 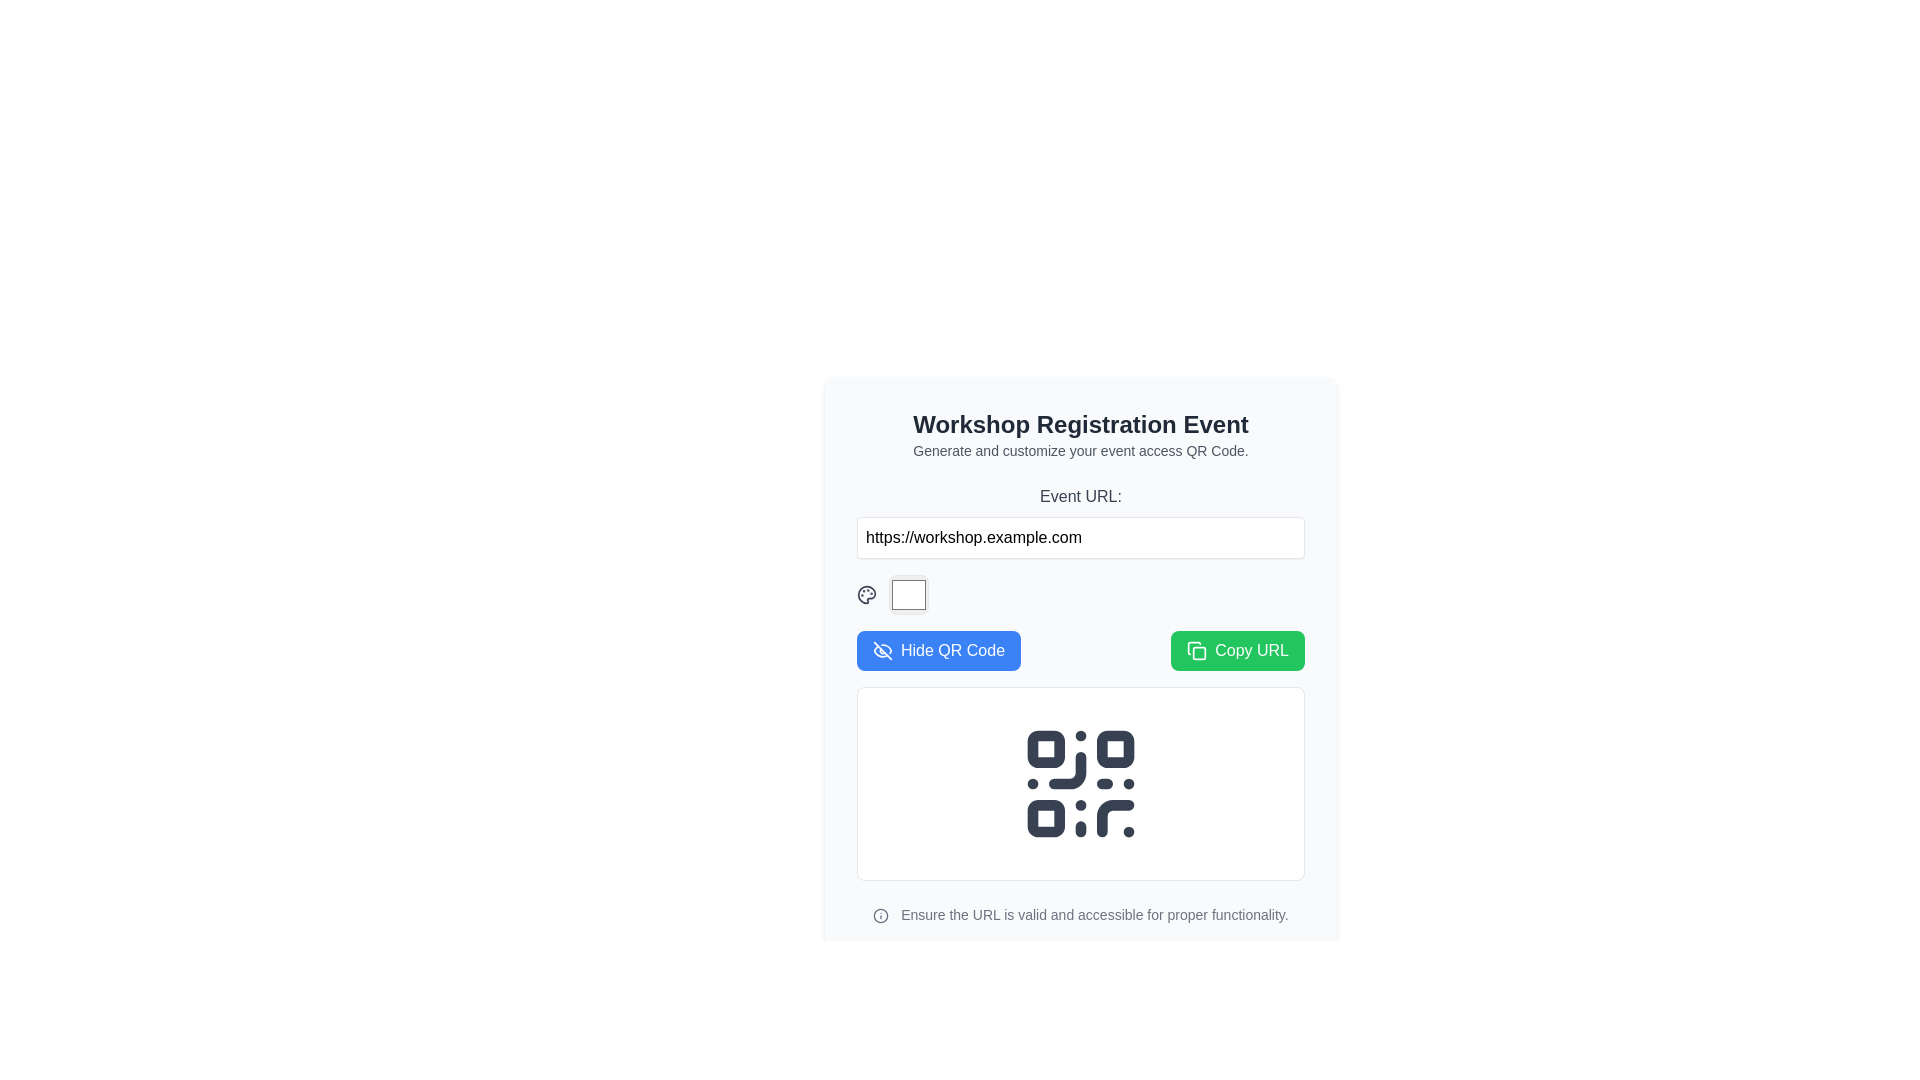 What do you see at coordinates (1114, 749) in the screenshot?
I see `the square decorative component located in the top-right corner of the QR code graphic beneath the 'Hide QR Code' and 'Copy URL' buttons` at bounding box center [1114, 749].